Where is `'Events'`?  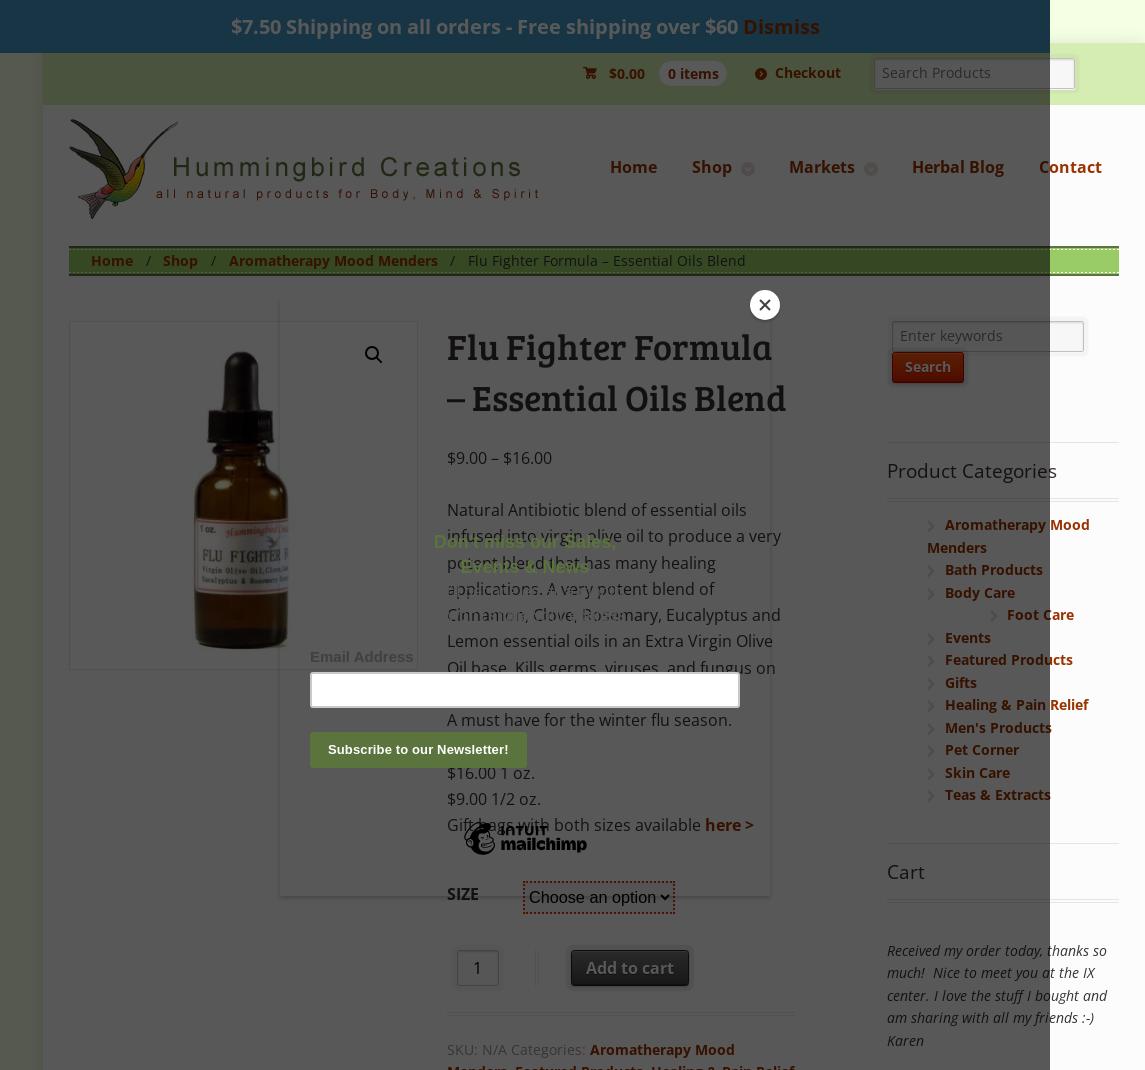
'Events' is located at coordinates (965, 636).